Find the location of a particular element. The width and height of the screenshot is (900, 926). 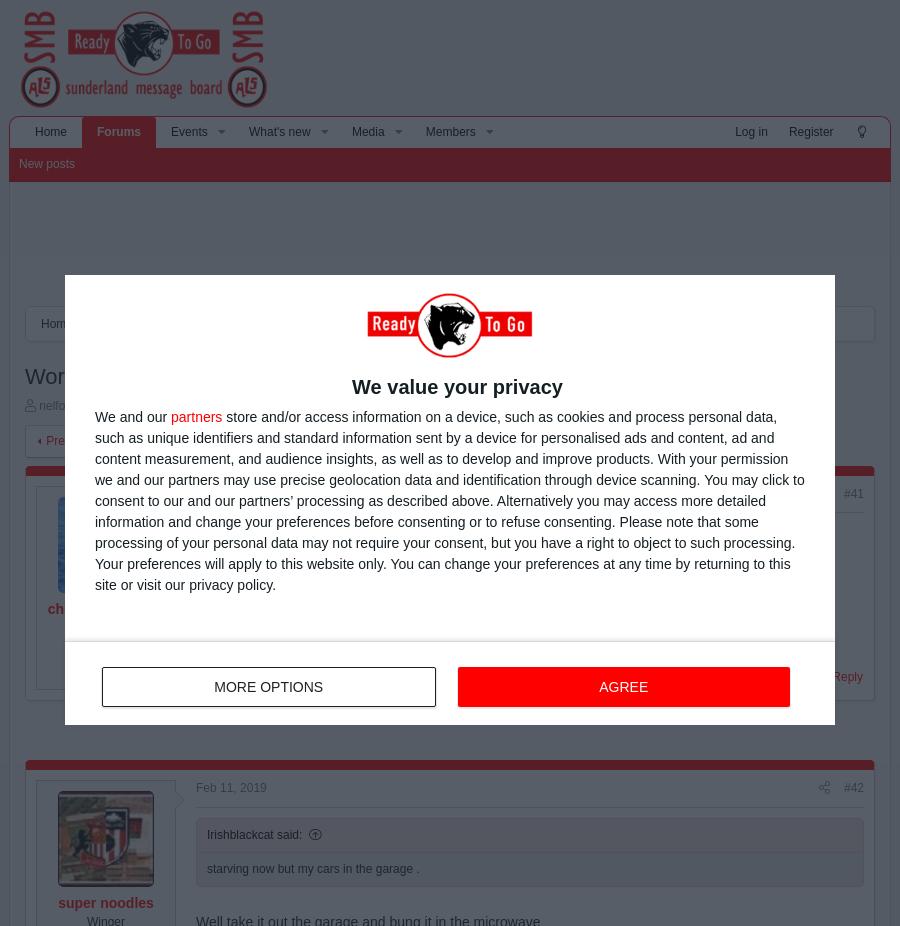

'Events' is located at coordinates (171, 130).